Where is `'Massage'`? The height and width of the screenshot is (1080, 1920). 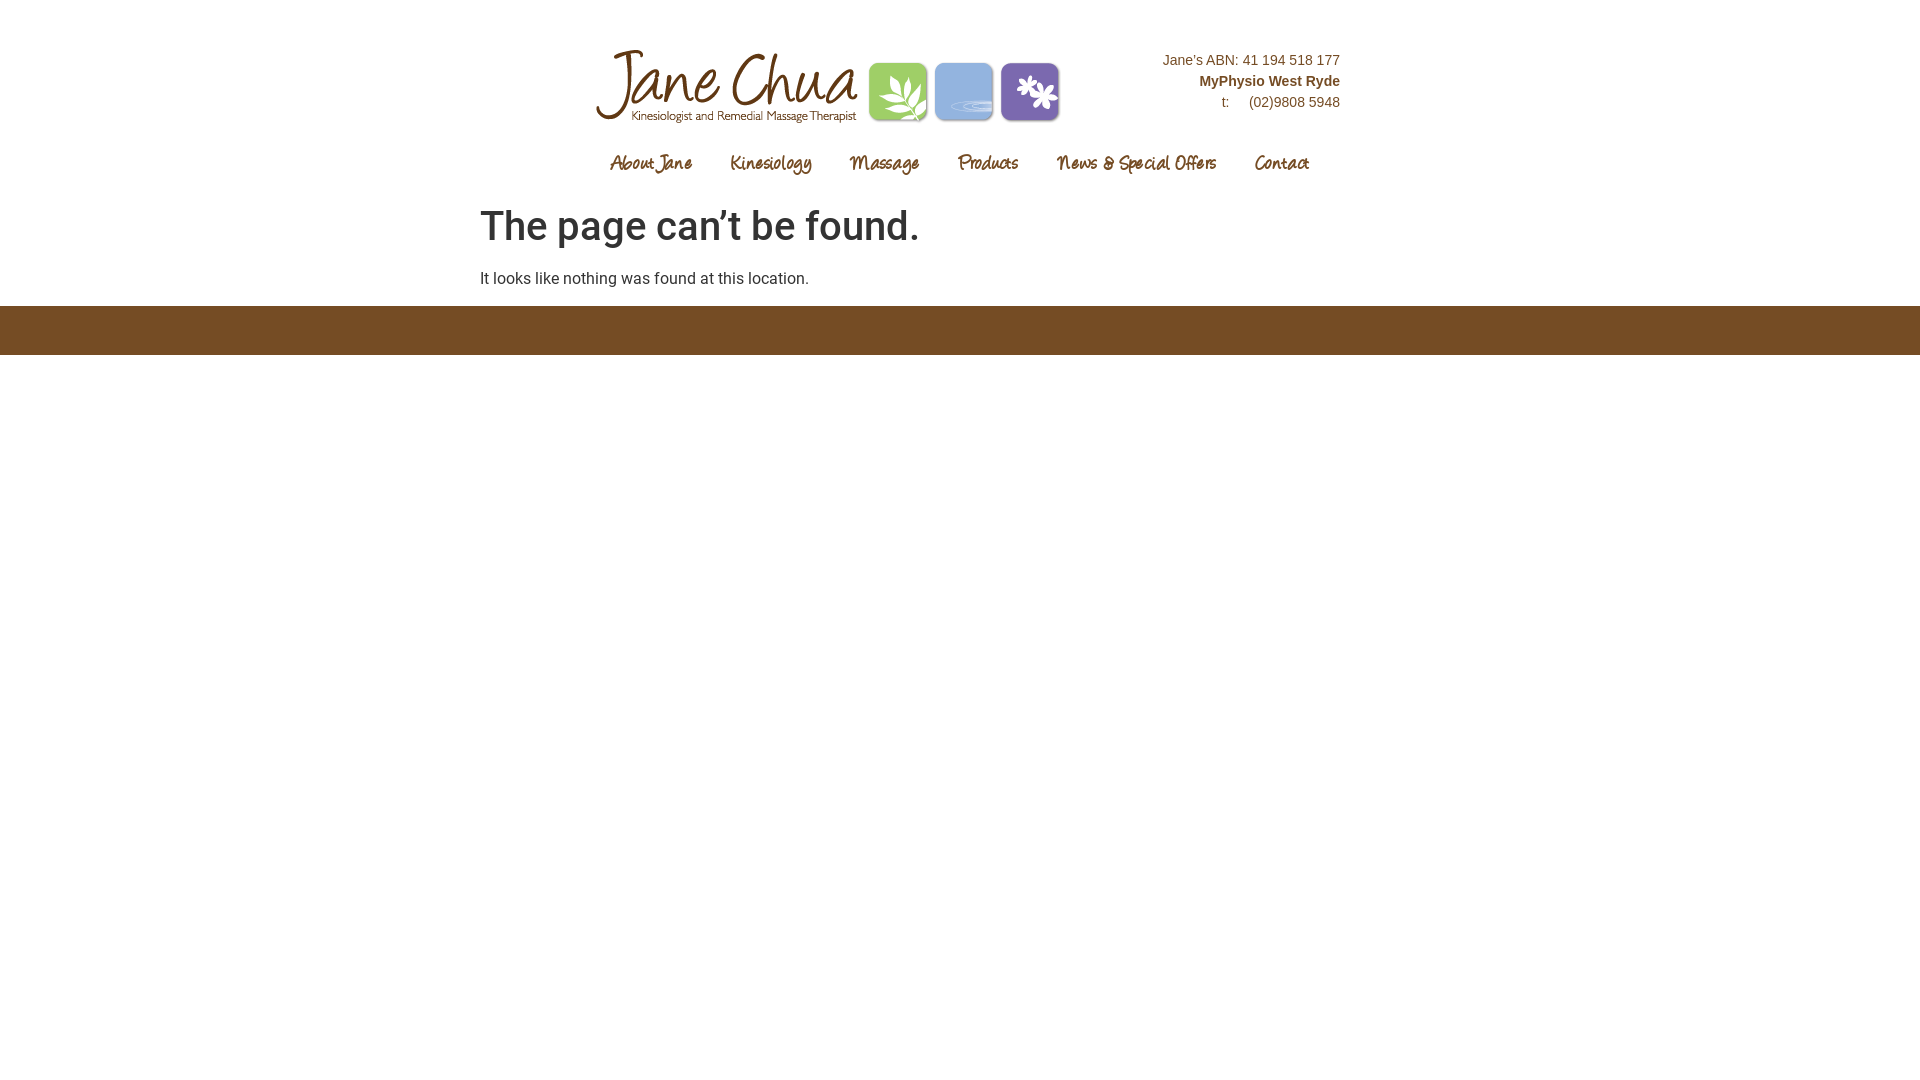 'Massage' is located at coordinates (883, 164).